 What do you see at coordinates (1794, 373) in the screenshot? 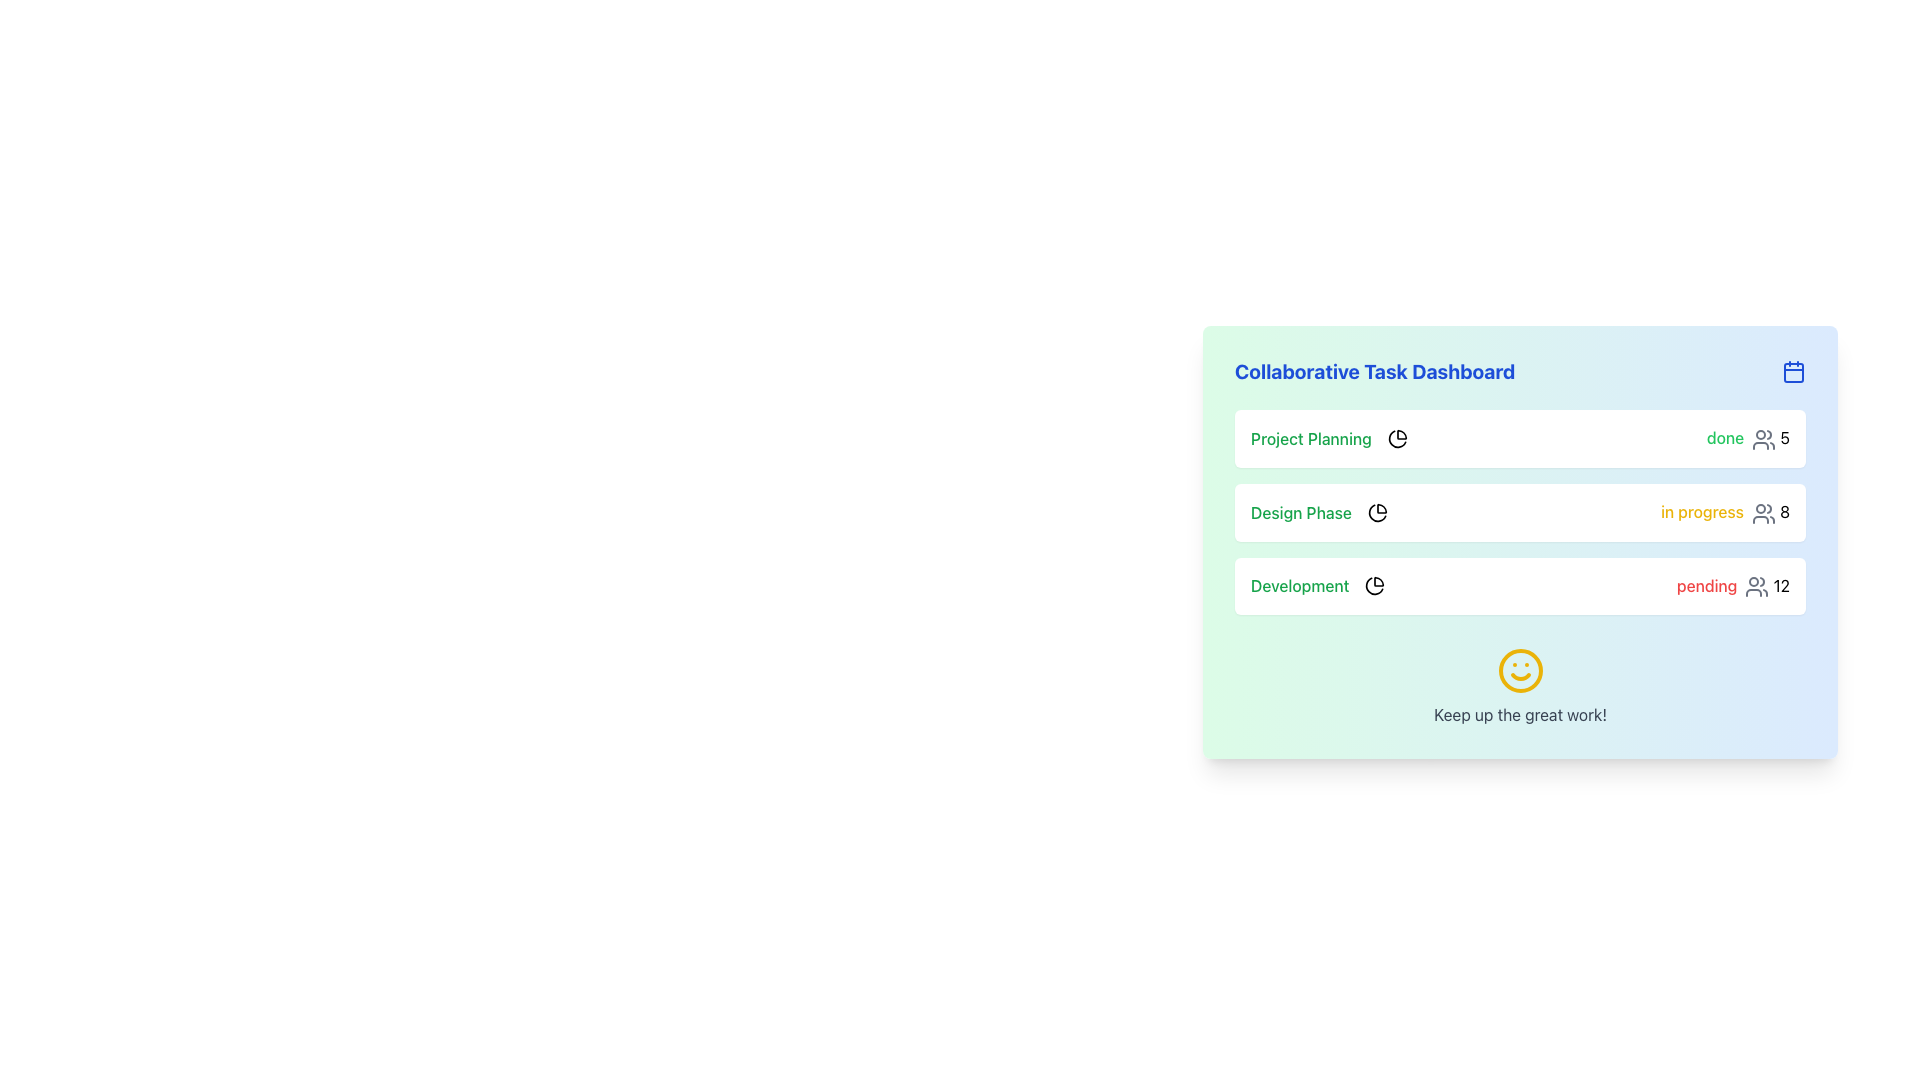
I see `the rounded rectangle within the calendar icon, which is light blue and located at the top-right corner of the dashboard header` at bounding box center [1794, 373].